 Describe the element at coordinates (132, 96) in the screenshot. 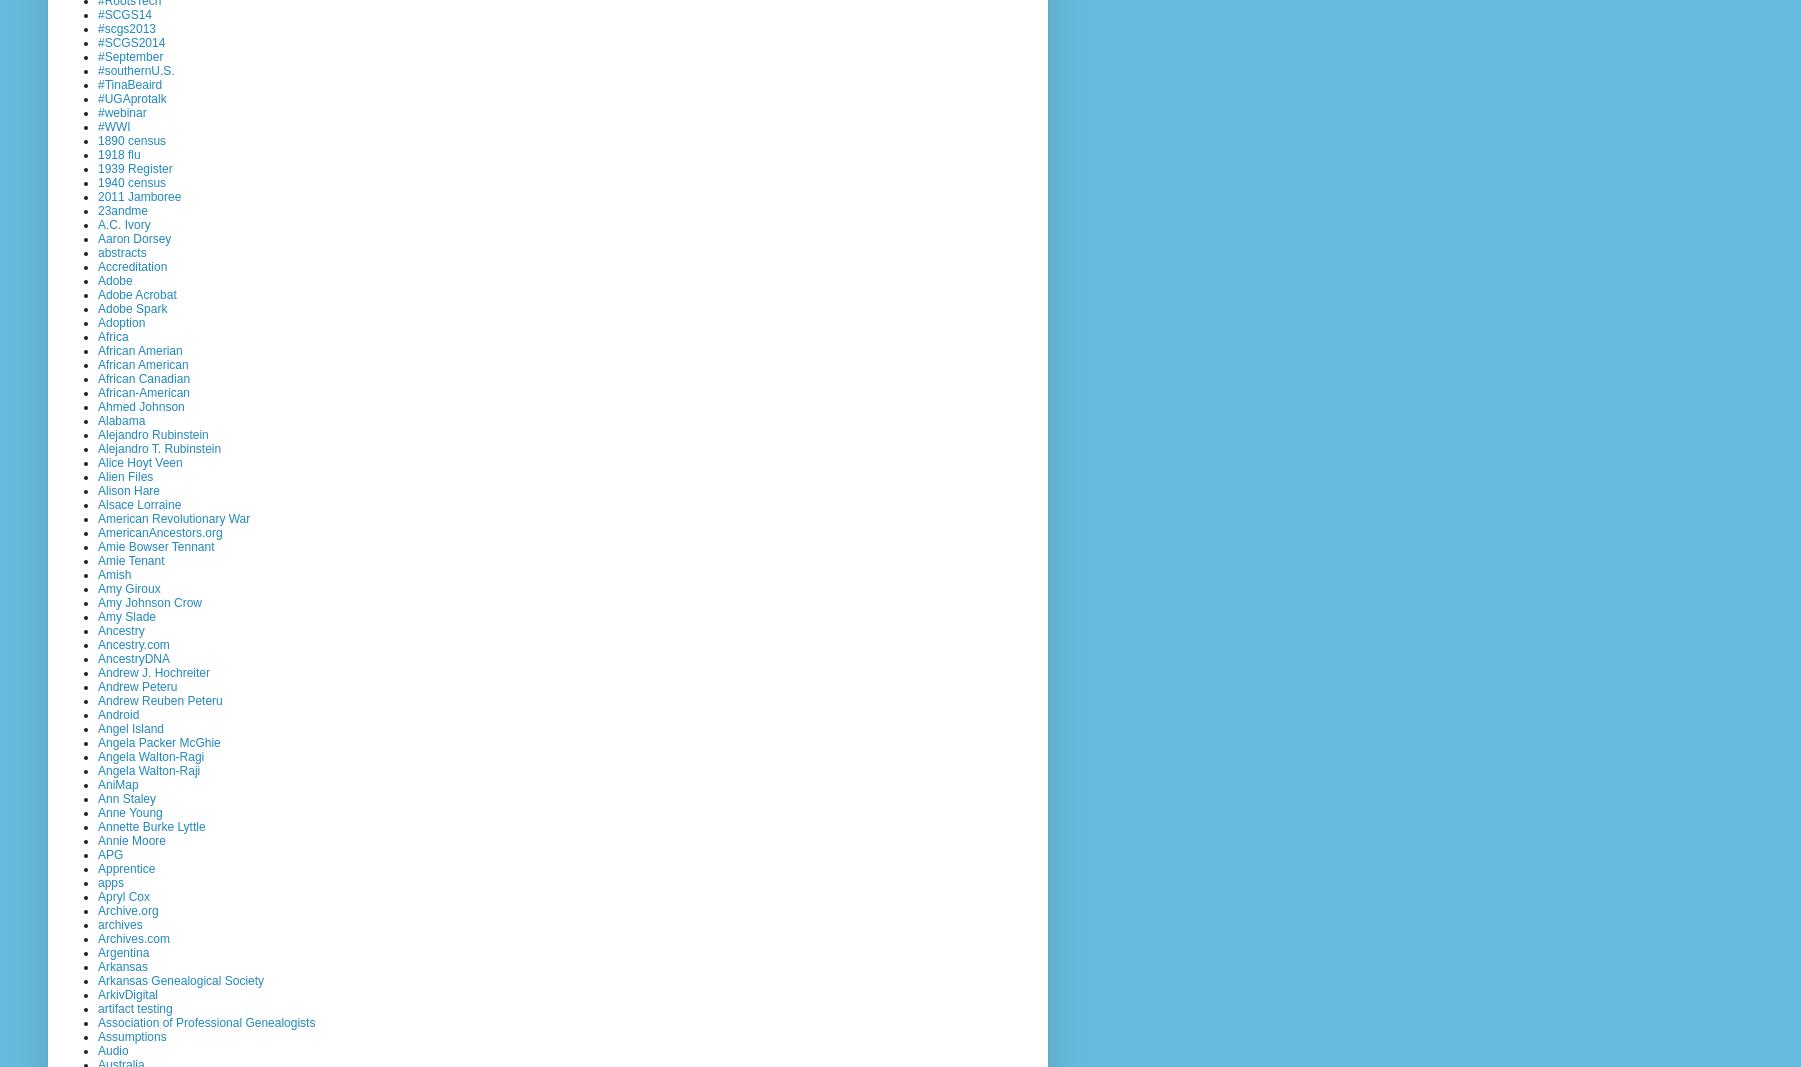

I see `'#UGAprotalk'` at that location.